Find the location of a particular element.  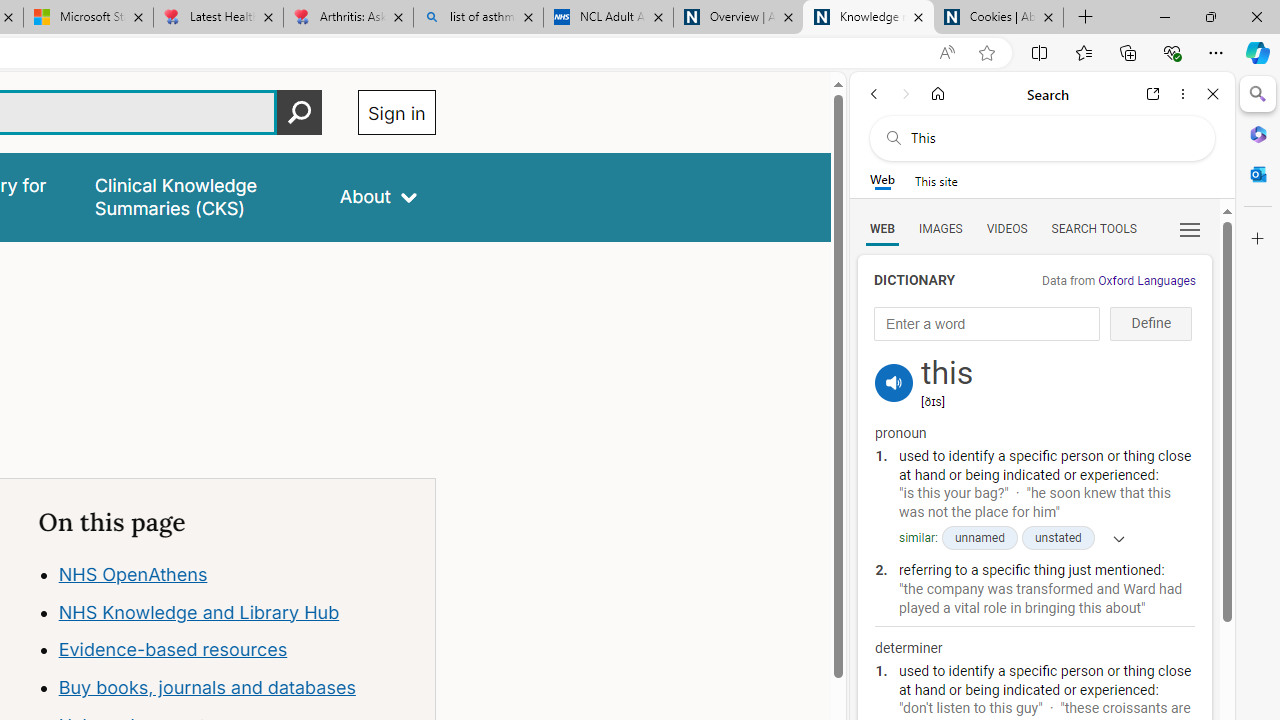

'NHS Knowledge and Library Hub' is located at coordinates (199, 611).